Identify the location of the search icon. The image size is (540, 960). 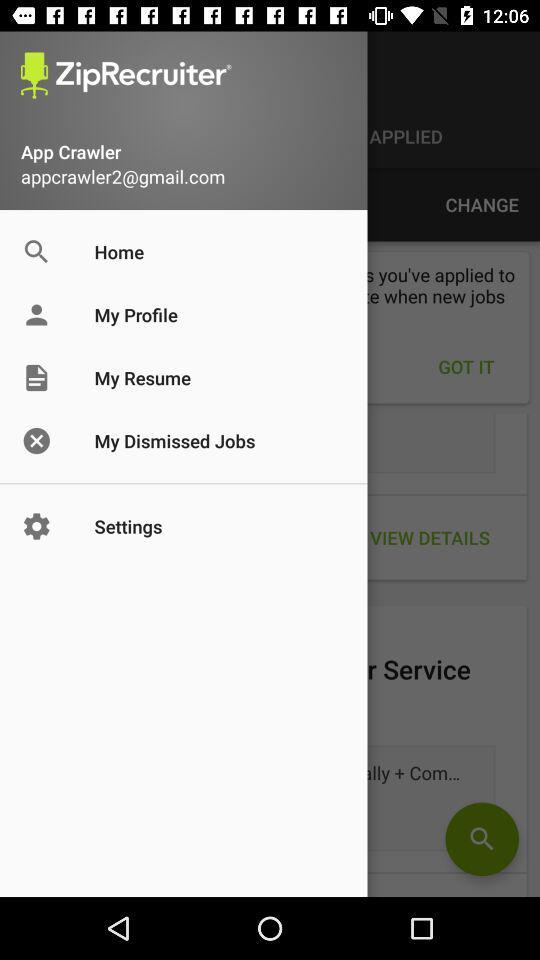
(481, 839).